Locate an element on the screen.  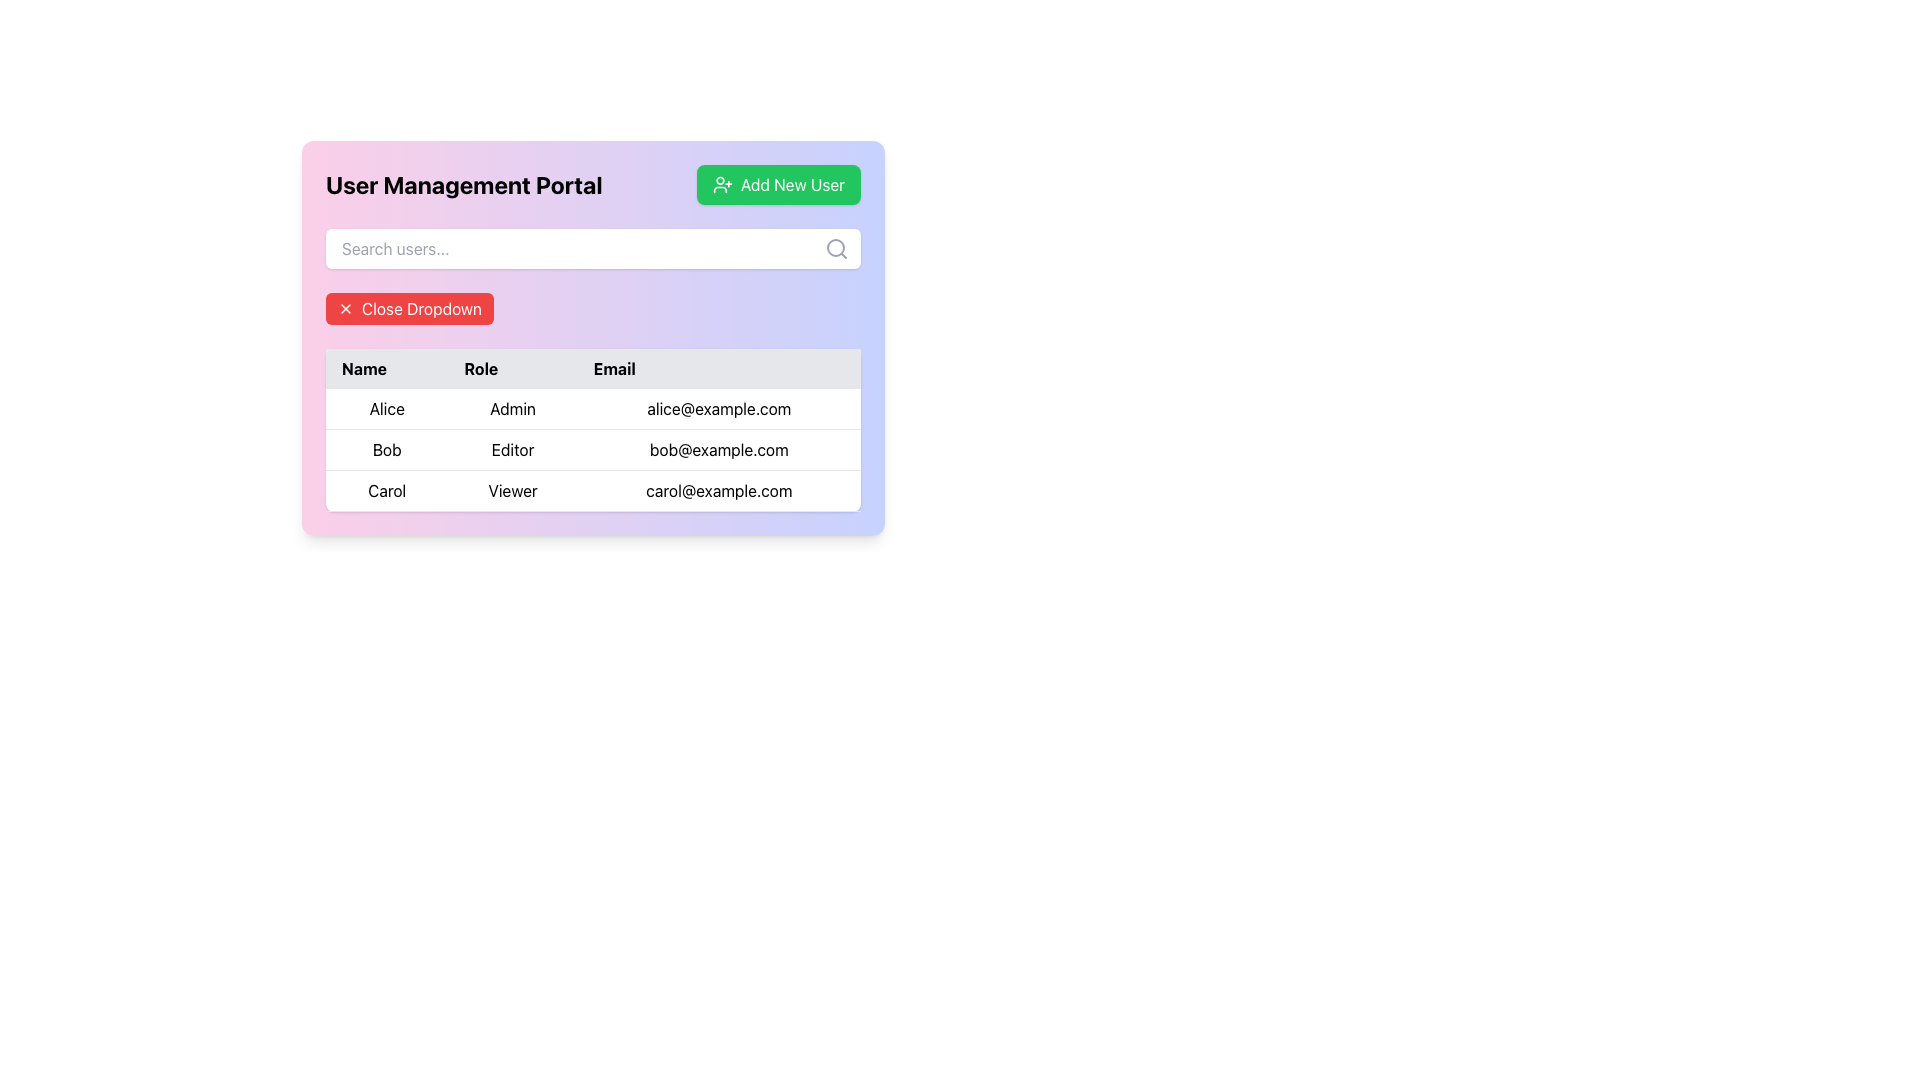
the text label 'Carol' in the third row of the table under the 'Name' column is located at coordinates (387, 490).